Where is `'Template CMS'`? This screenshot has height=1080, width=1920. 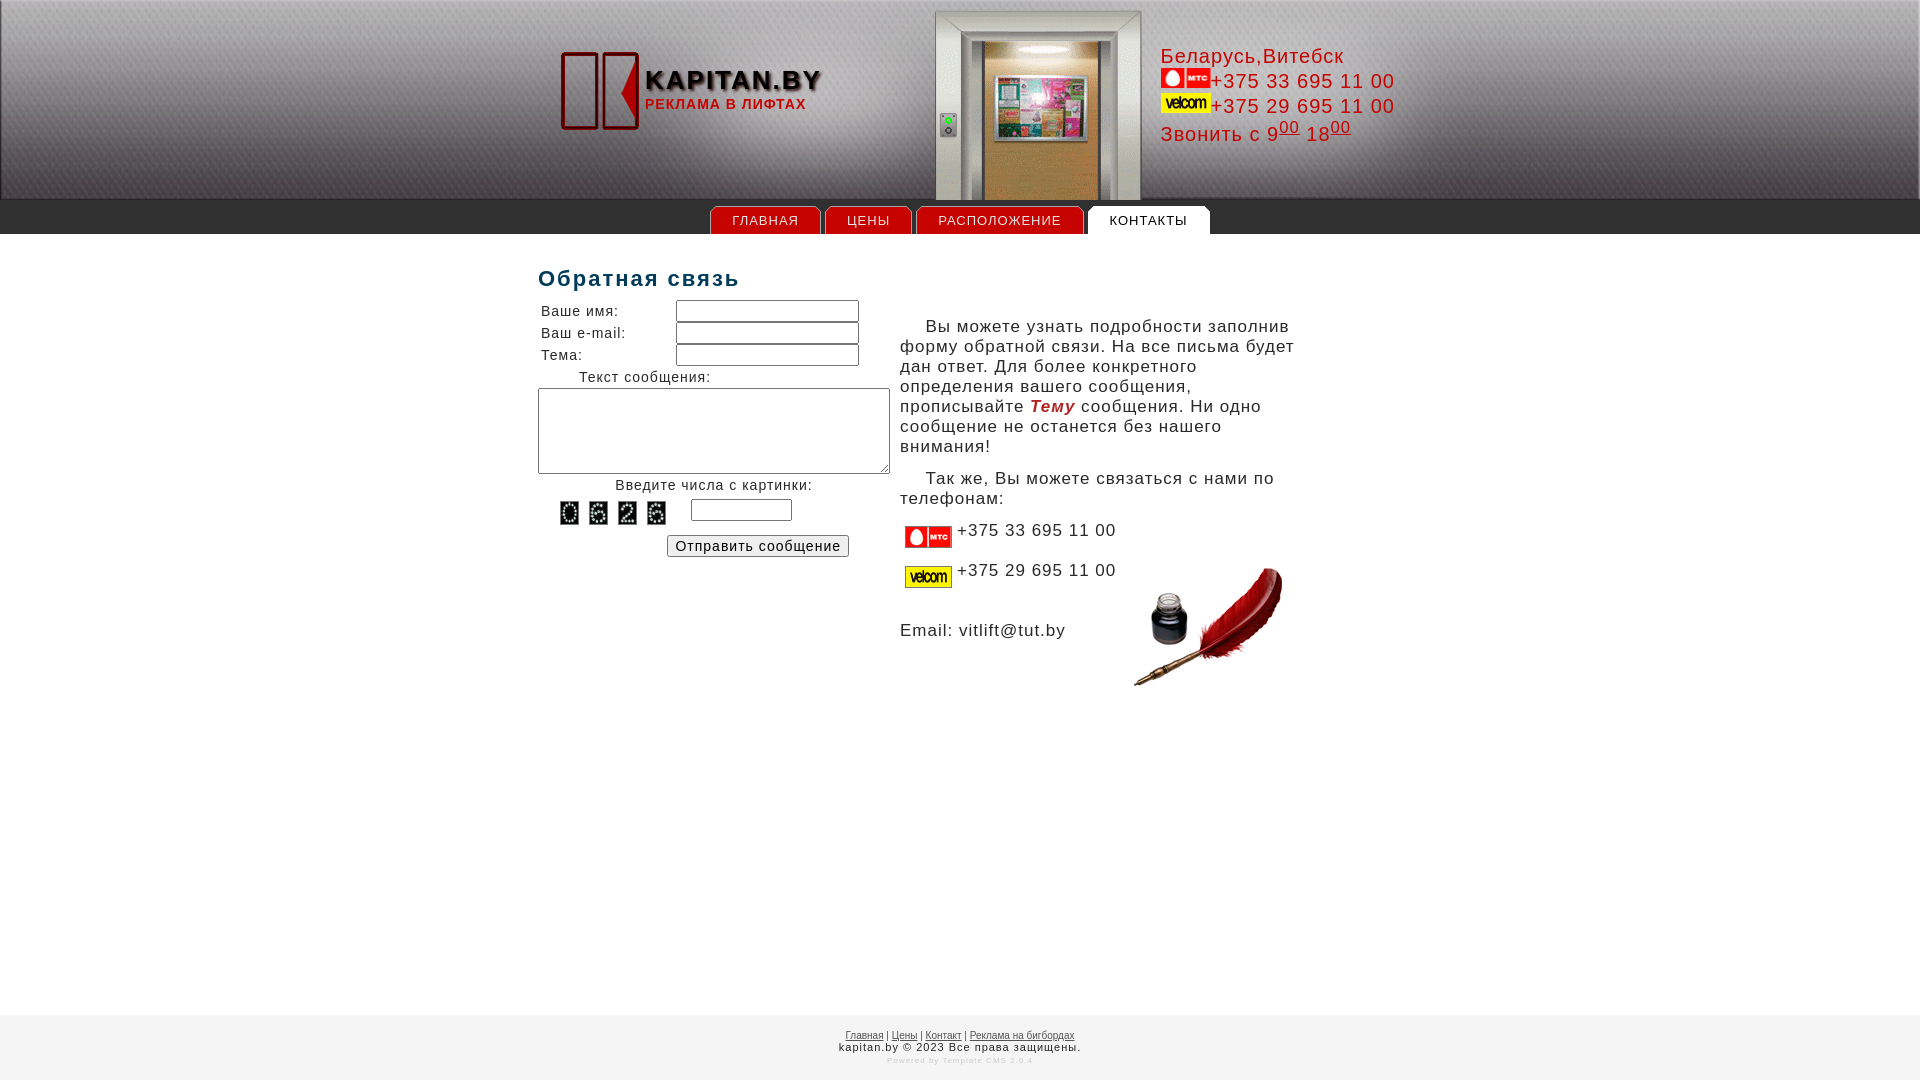
'Template CMS' is located at coordinates (940, 1059).